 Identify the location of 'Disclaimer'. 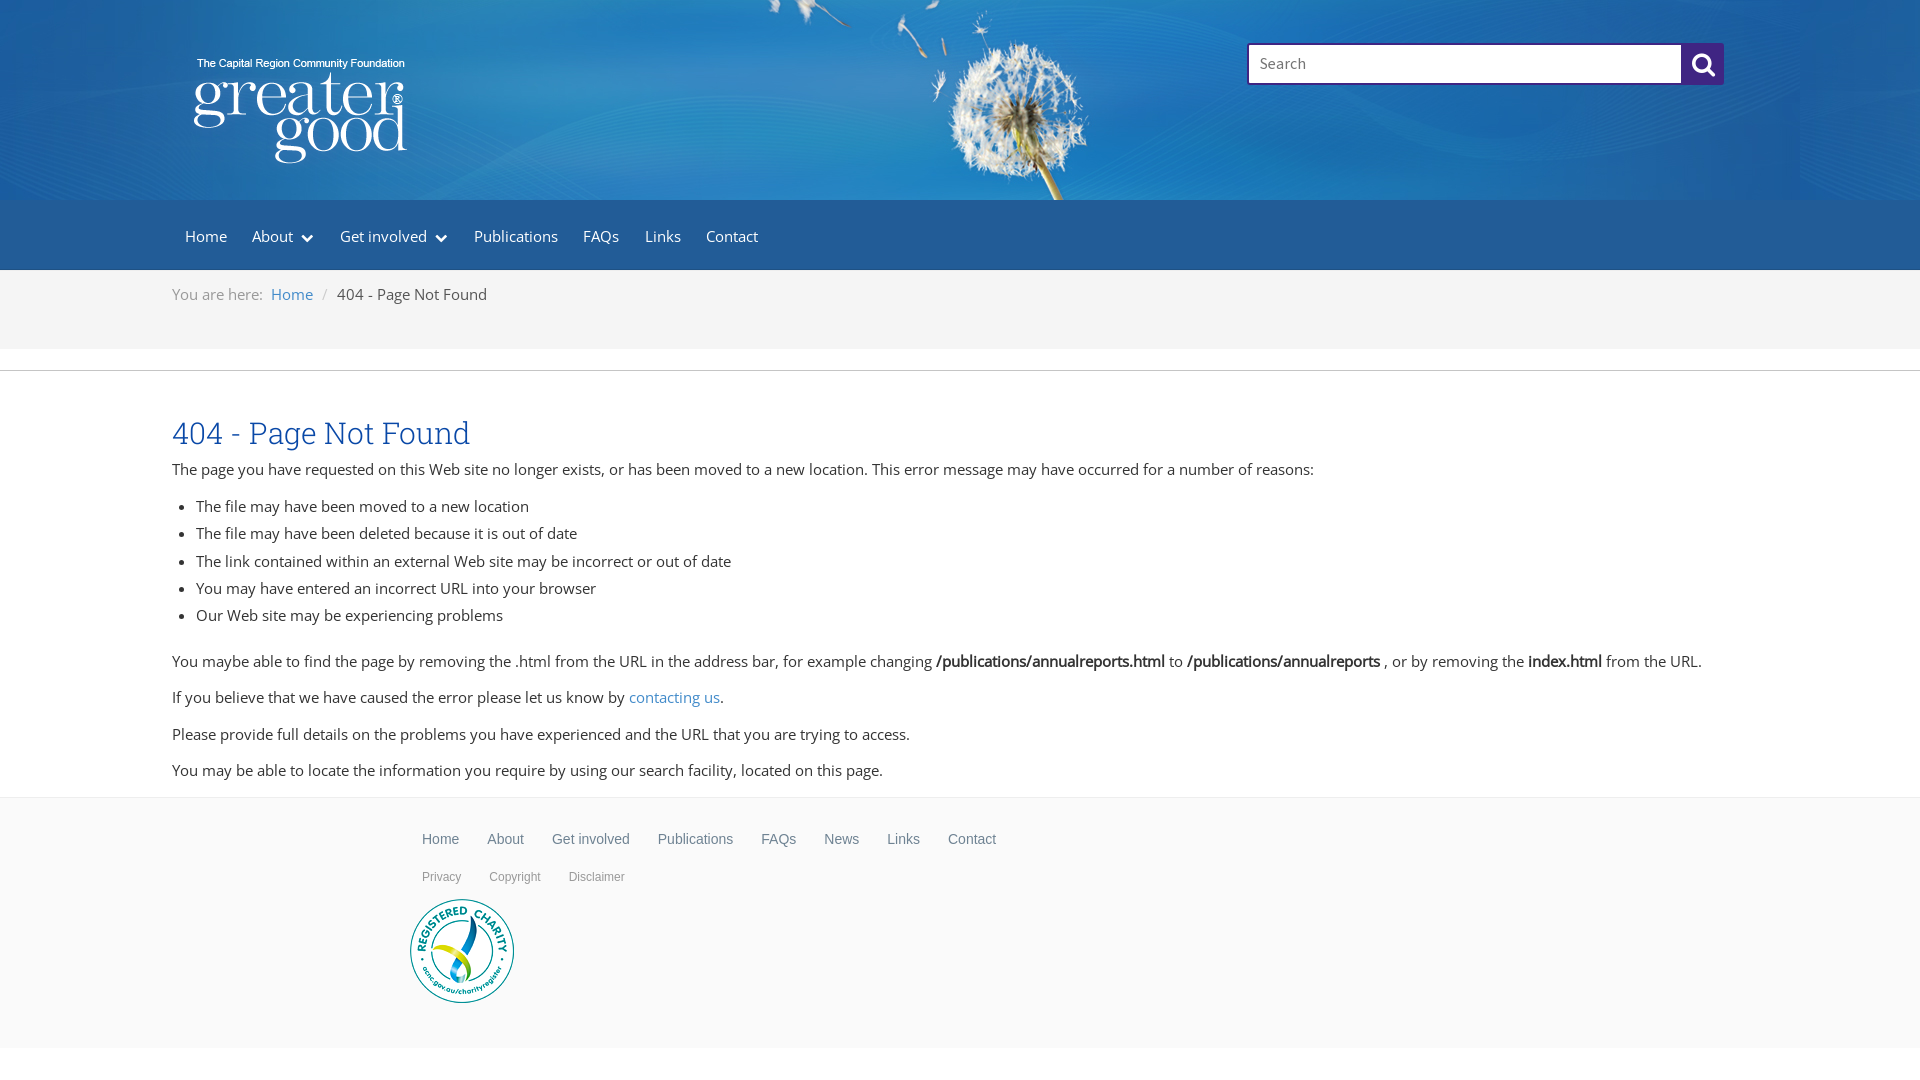
(555, 875).